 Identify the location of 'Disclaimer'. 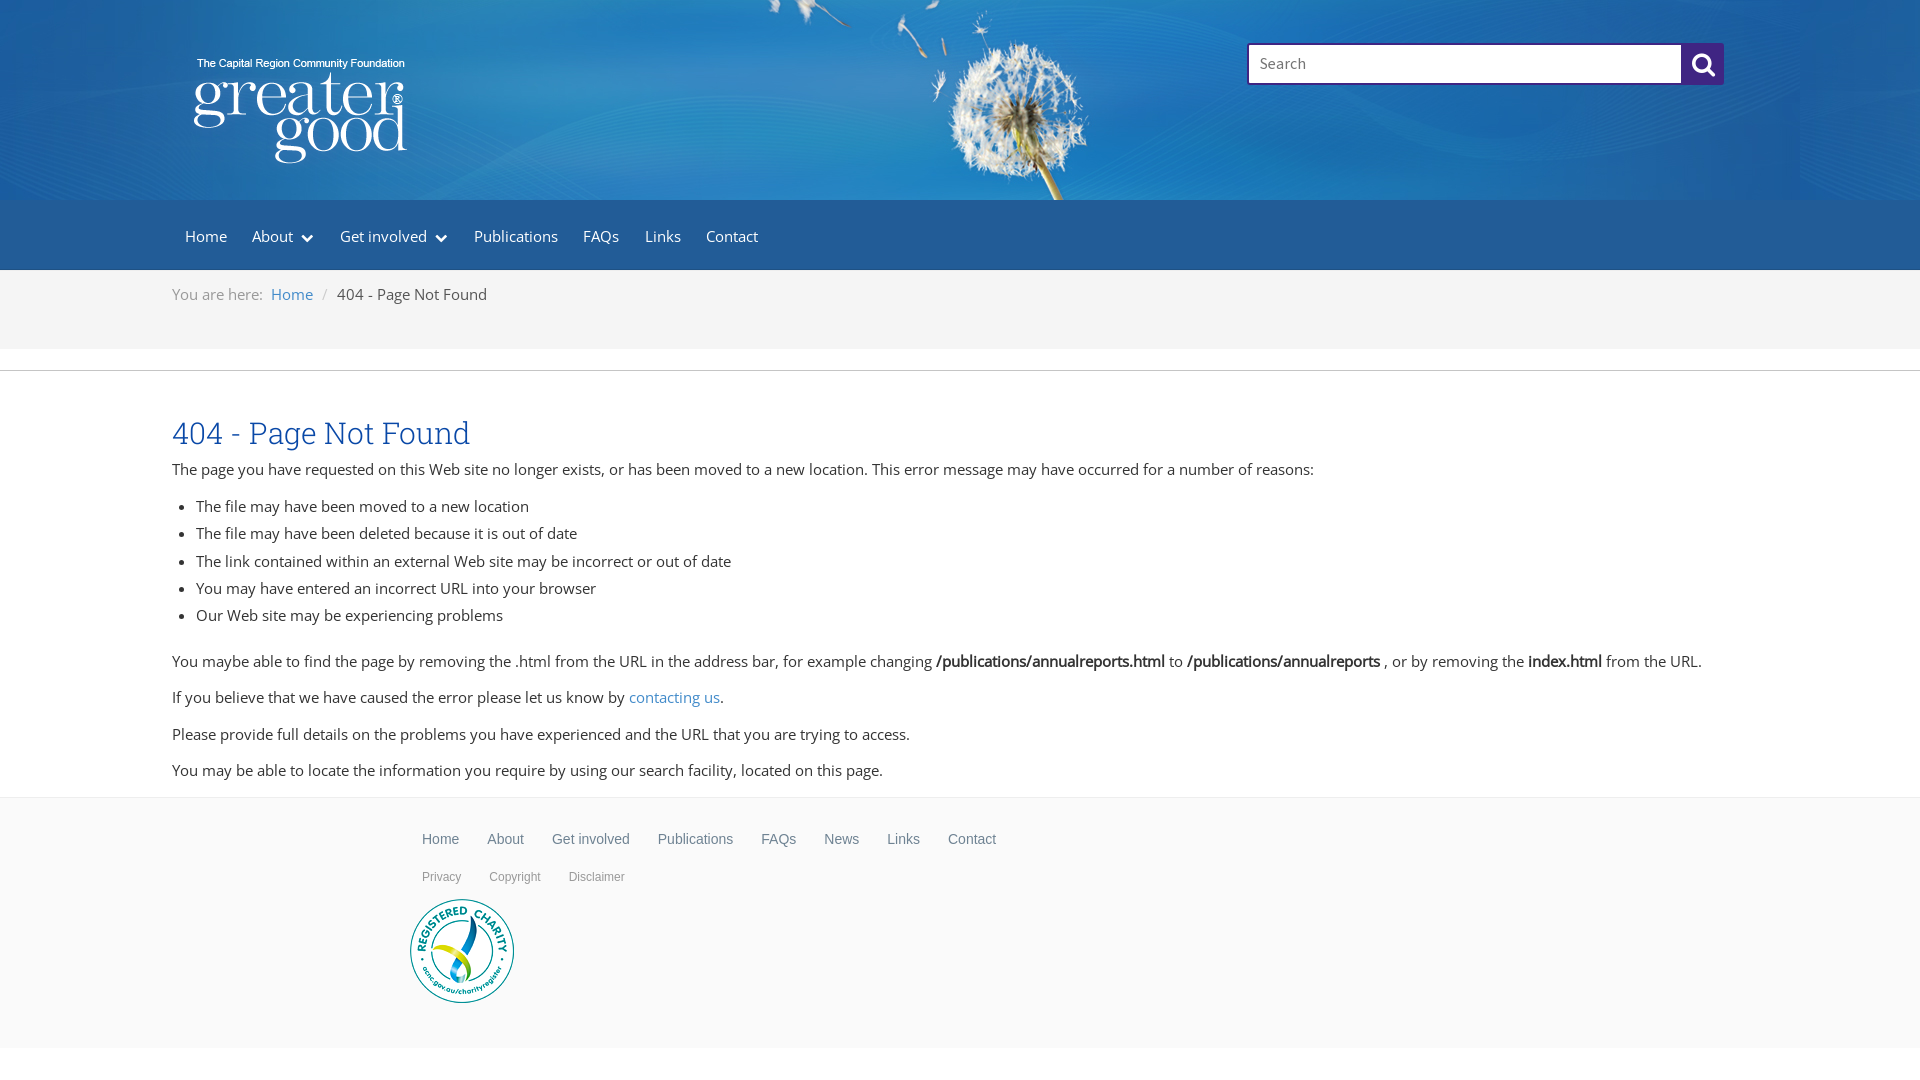
(555, 875).